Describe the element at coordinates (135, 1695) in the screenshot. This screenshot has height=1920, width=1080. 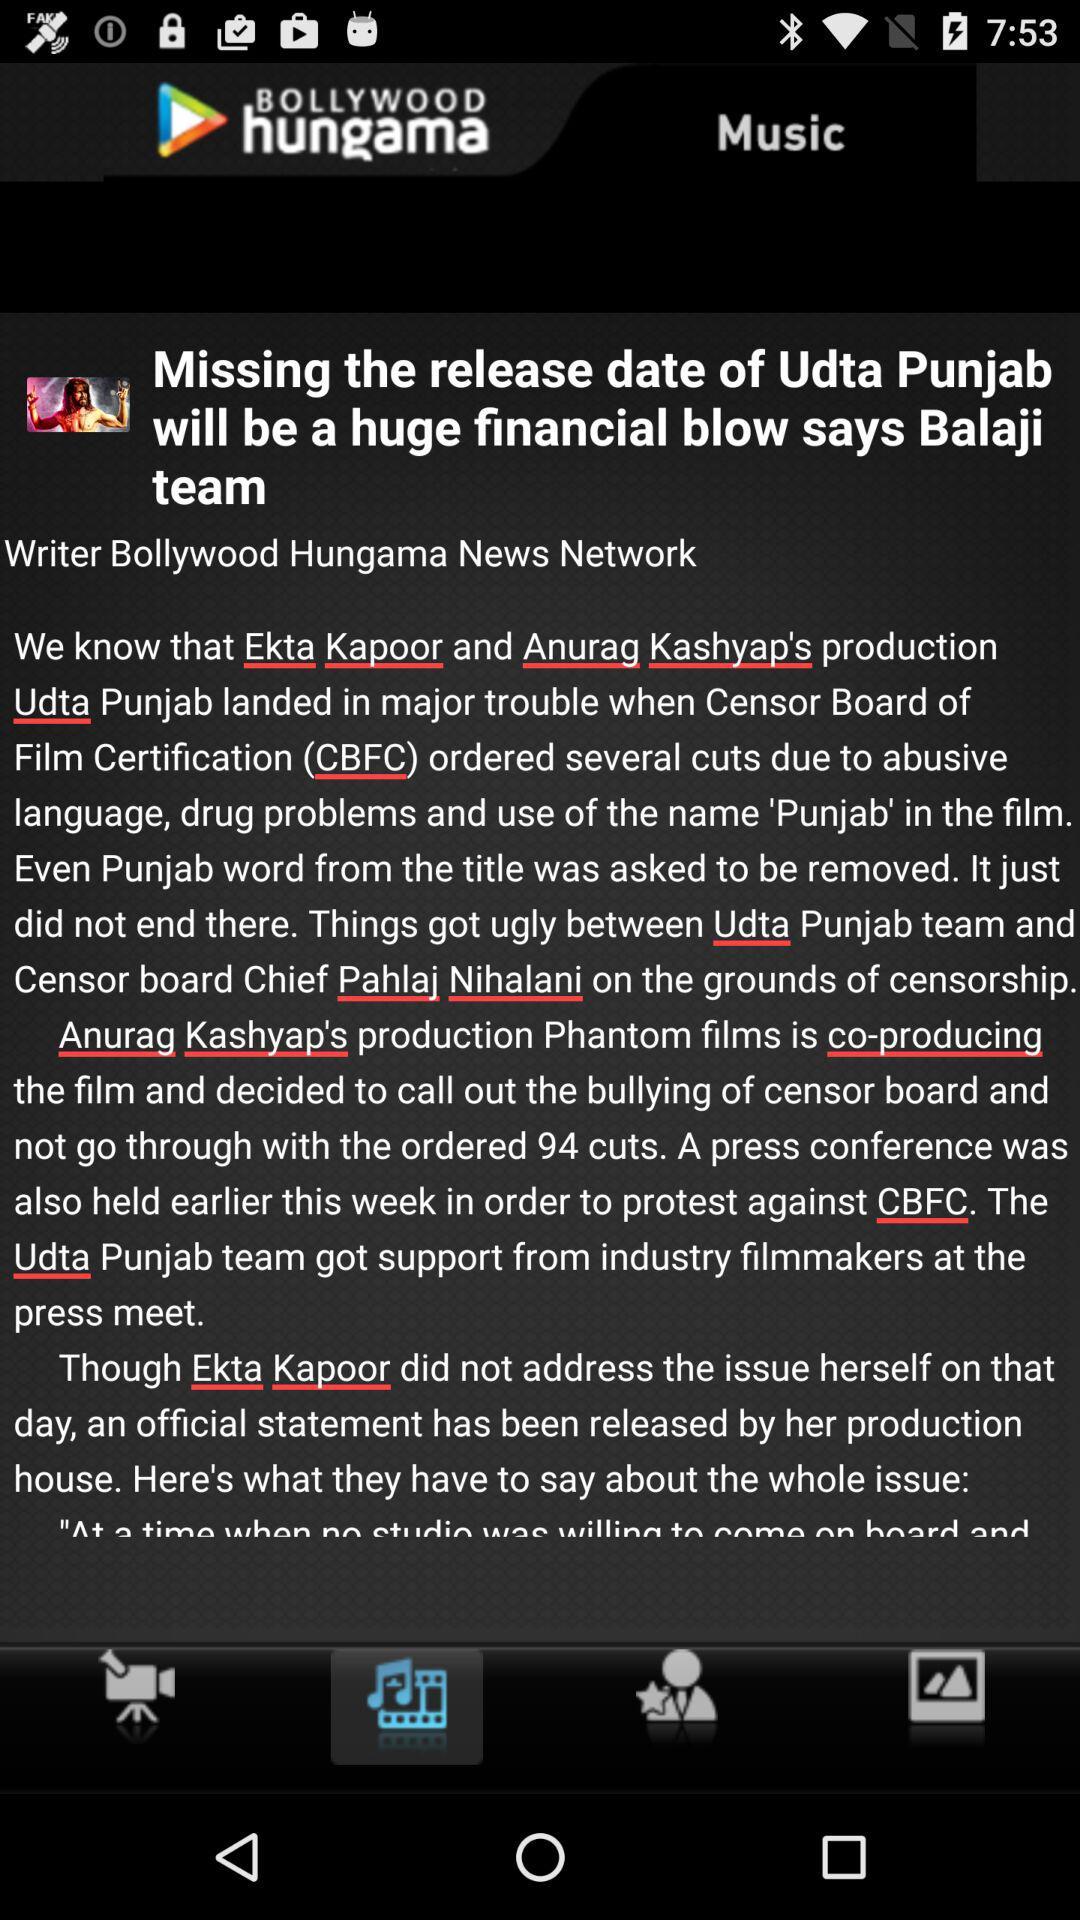
I see `record` at that location.